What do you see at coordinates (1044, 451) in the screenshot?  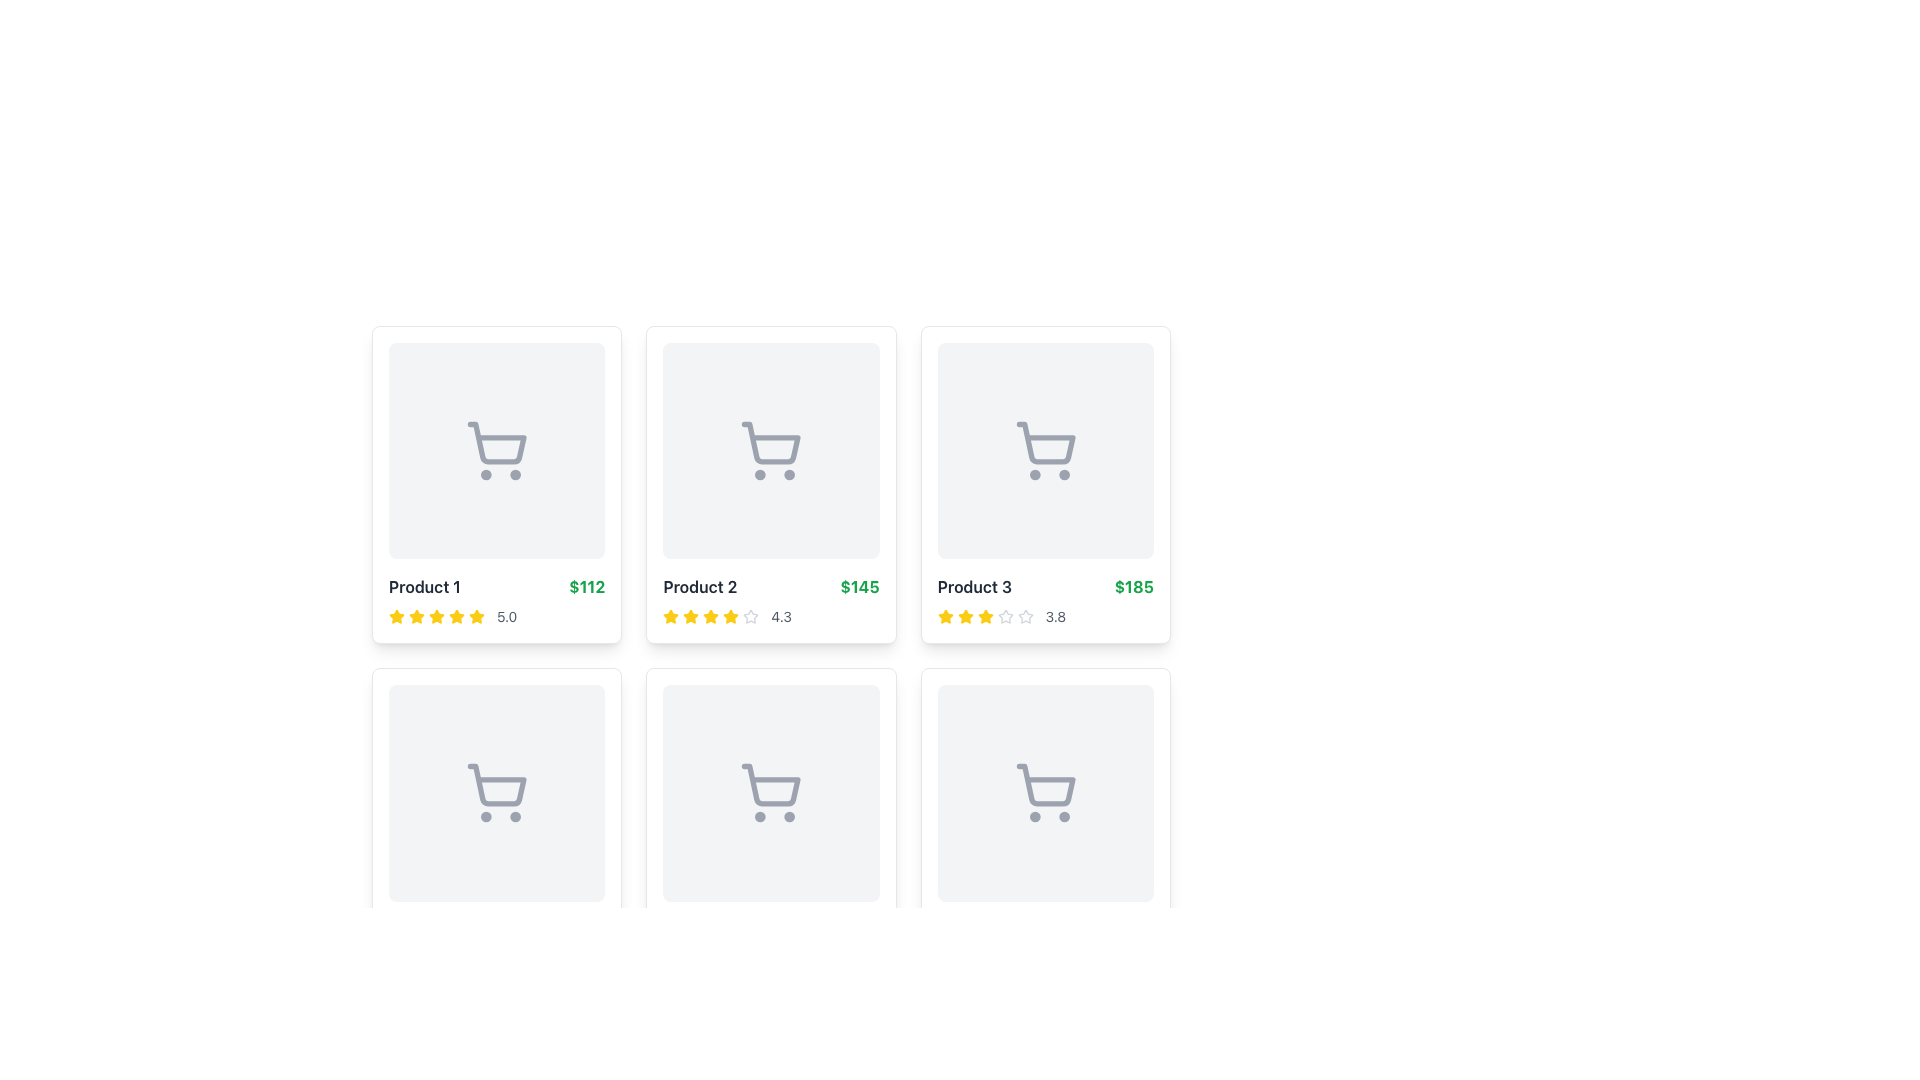 I see `the shopping cart icon for 'Product 3' located in the first row, third column of the grid layout for more information` at bounding box center [1044, 451].